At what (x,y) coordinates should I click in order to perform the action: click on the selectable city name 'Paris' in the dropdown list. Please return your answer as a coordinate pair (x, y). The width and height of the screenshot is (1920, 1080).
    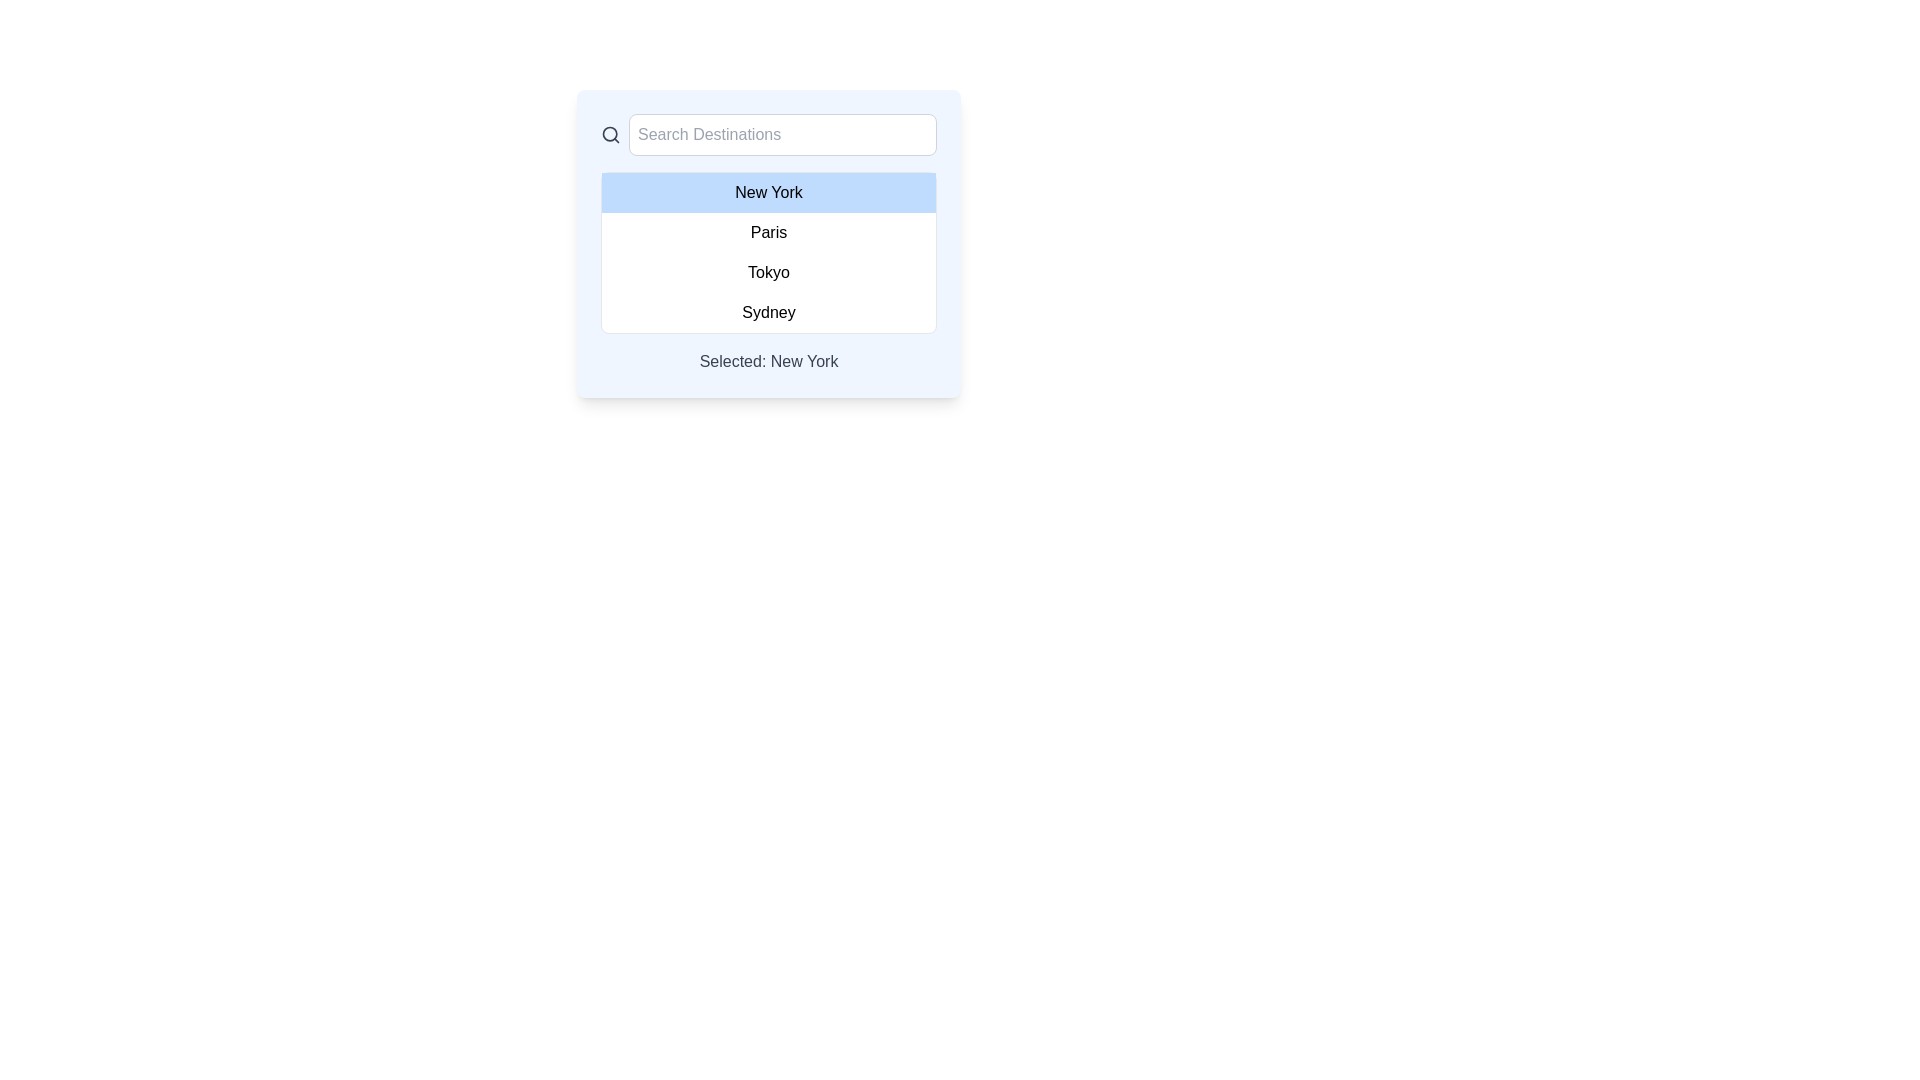
    Looking at the image, I should click on (767, 242).